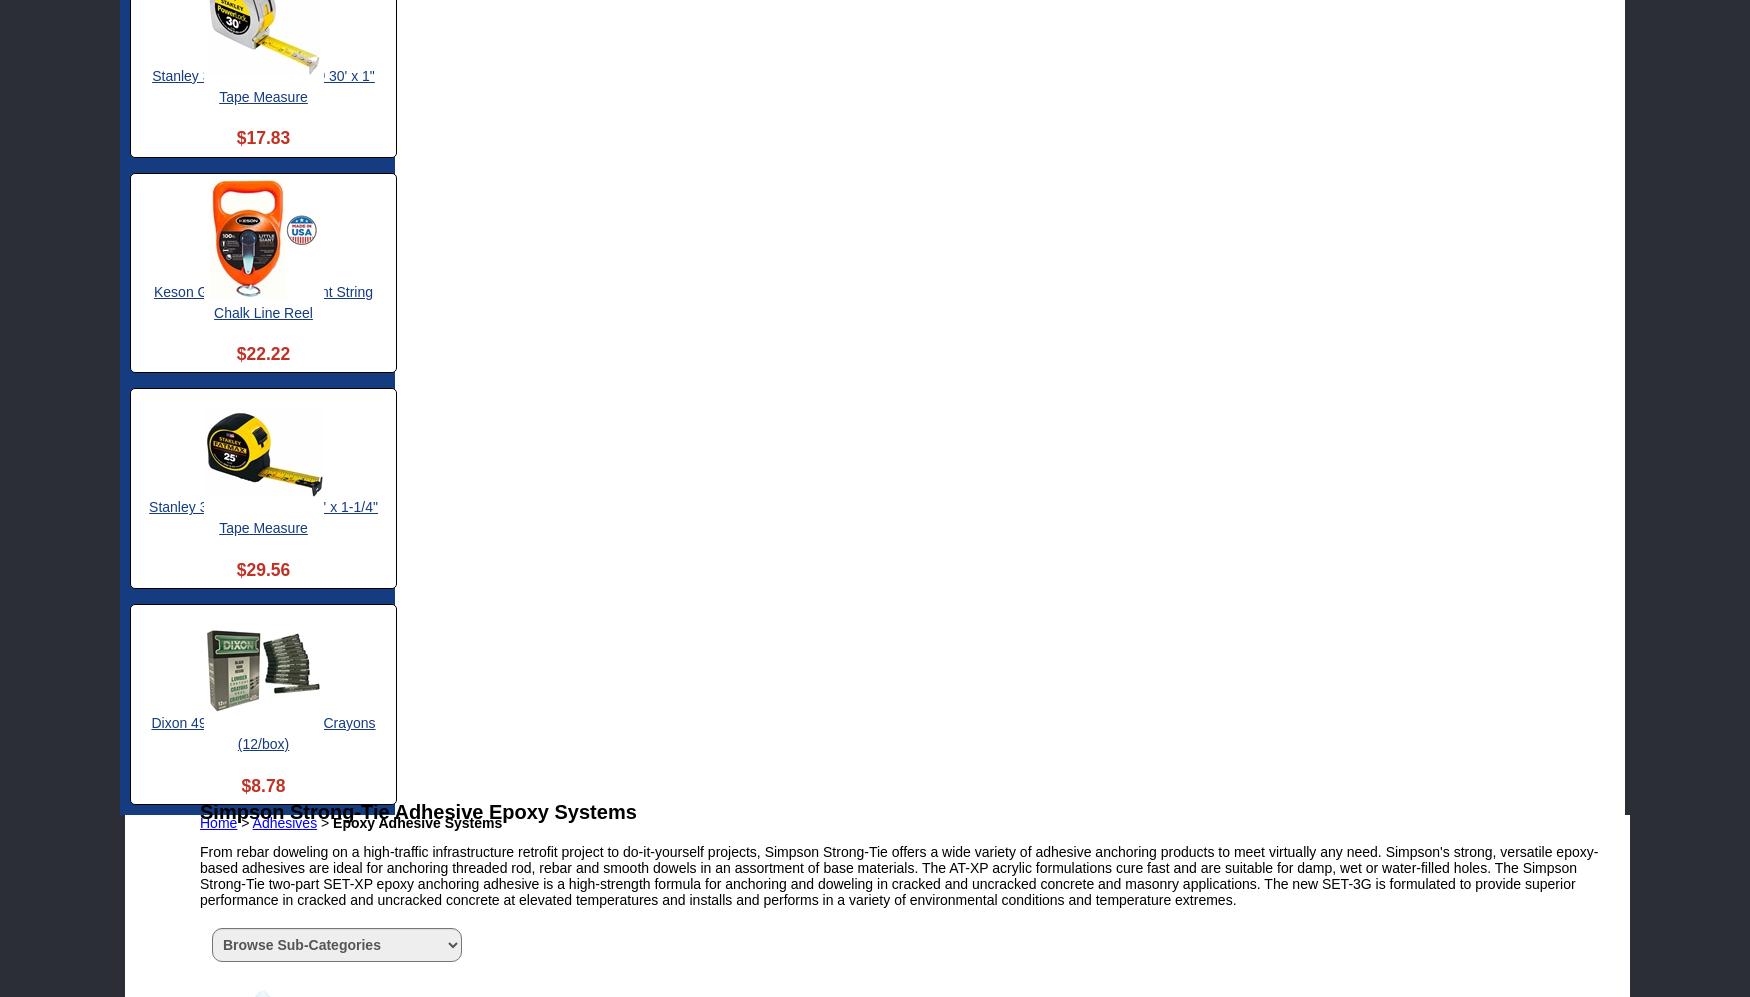 The height and width of the screenshot is (997, 1750). Describe the element at coordinates (416, 822) in the screenshot. I see `'Epoxy Adhesive Systems'` at that location.